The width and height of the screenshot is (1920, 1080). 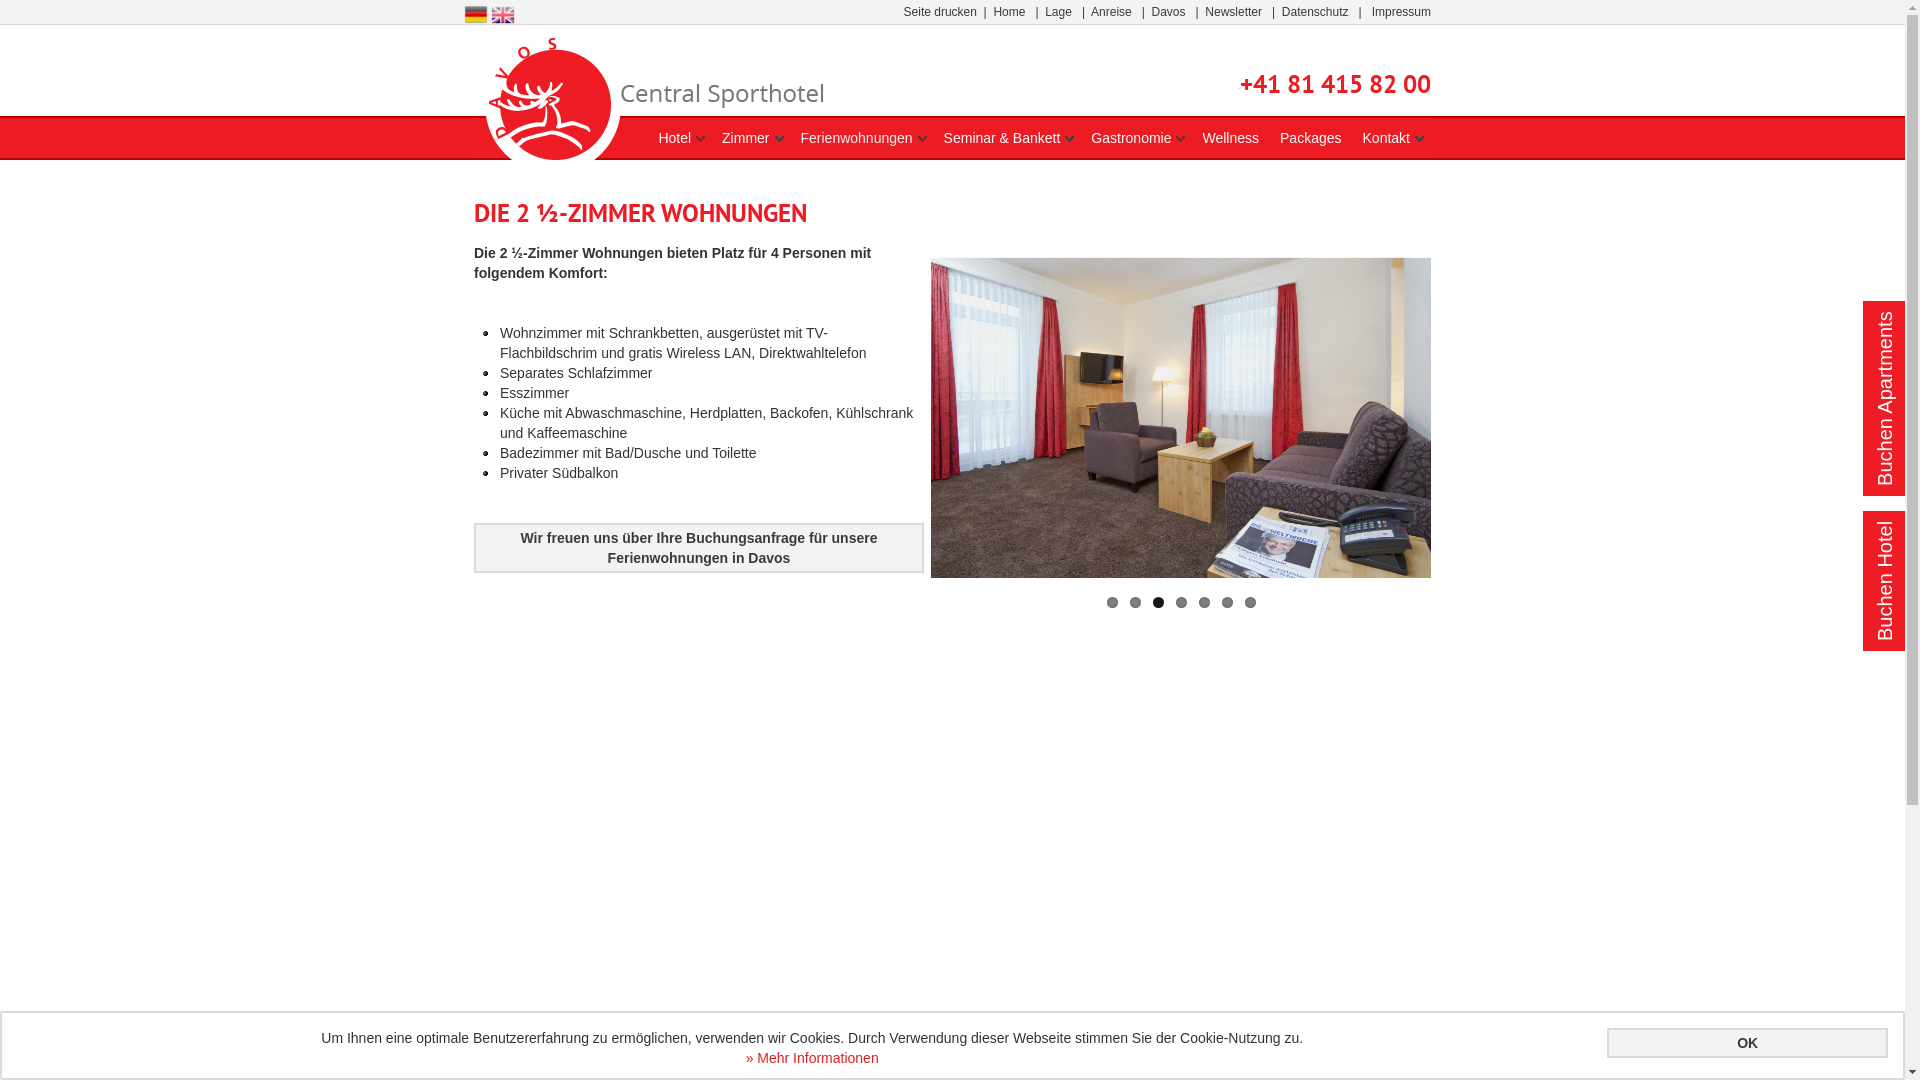 What do you see at coordinates (1310, 137) in the screenshot?
I see `'Packages'` at bounding box center [1310, 137].